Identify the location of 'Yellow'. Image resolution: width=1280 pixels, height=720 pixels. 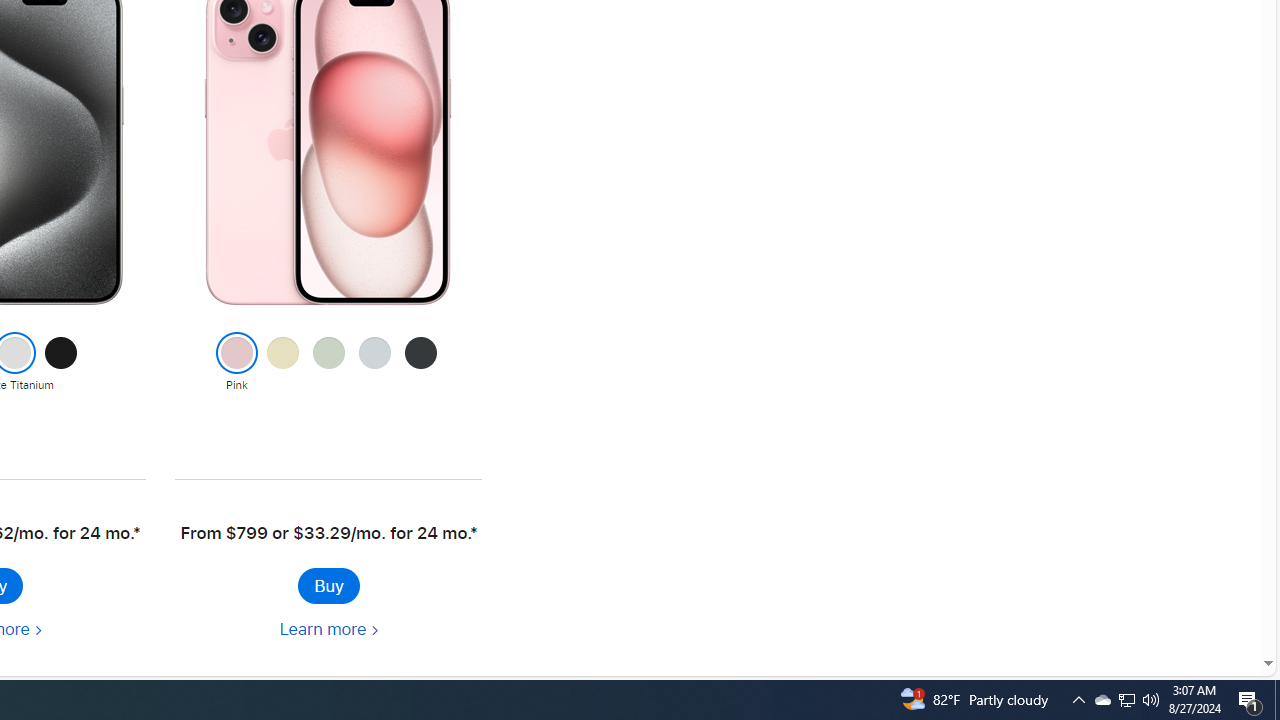
(281, 363).